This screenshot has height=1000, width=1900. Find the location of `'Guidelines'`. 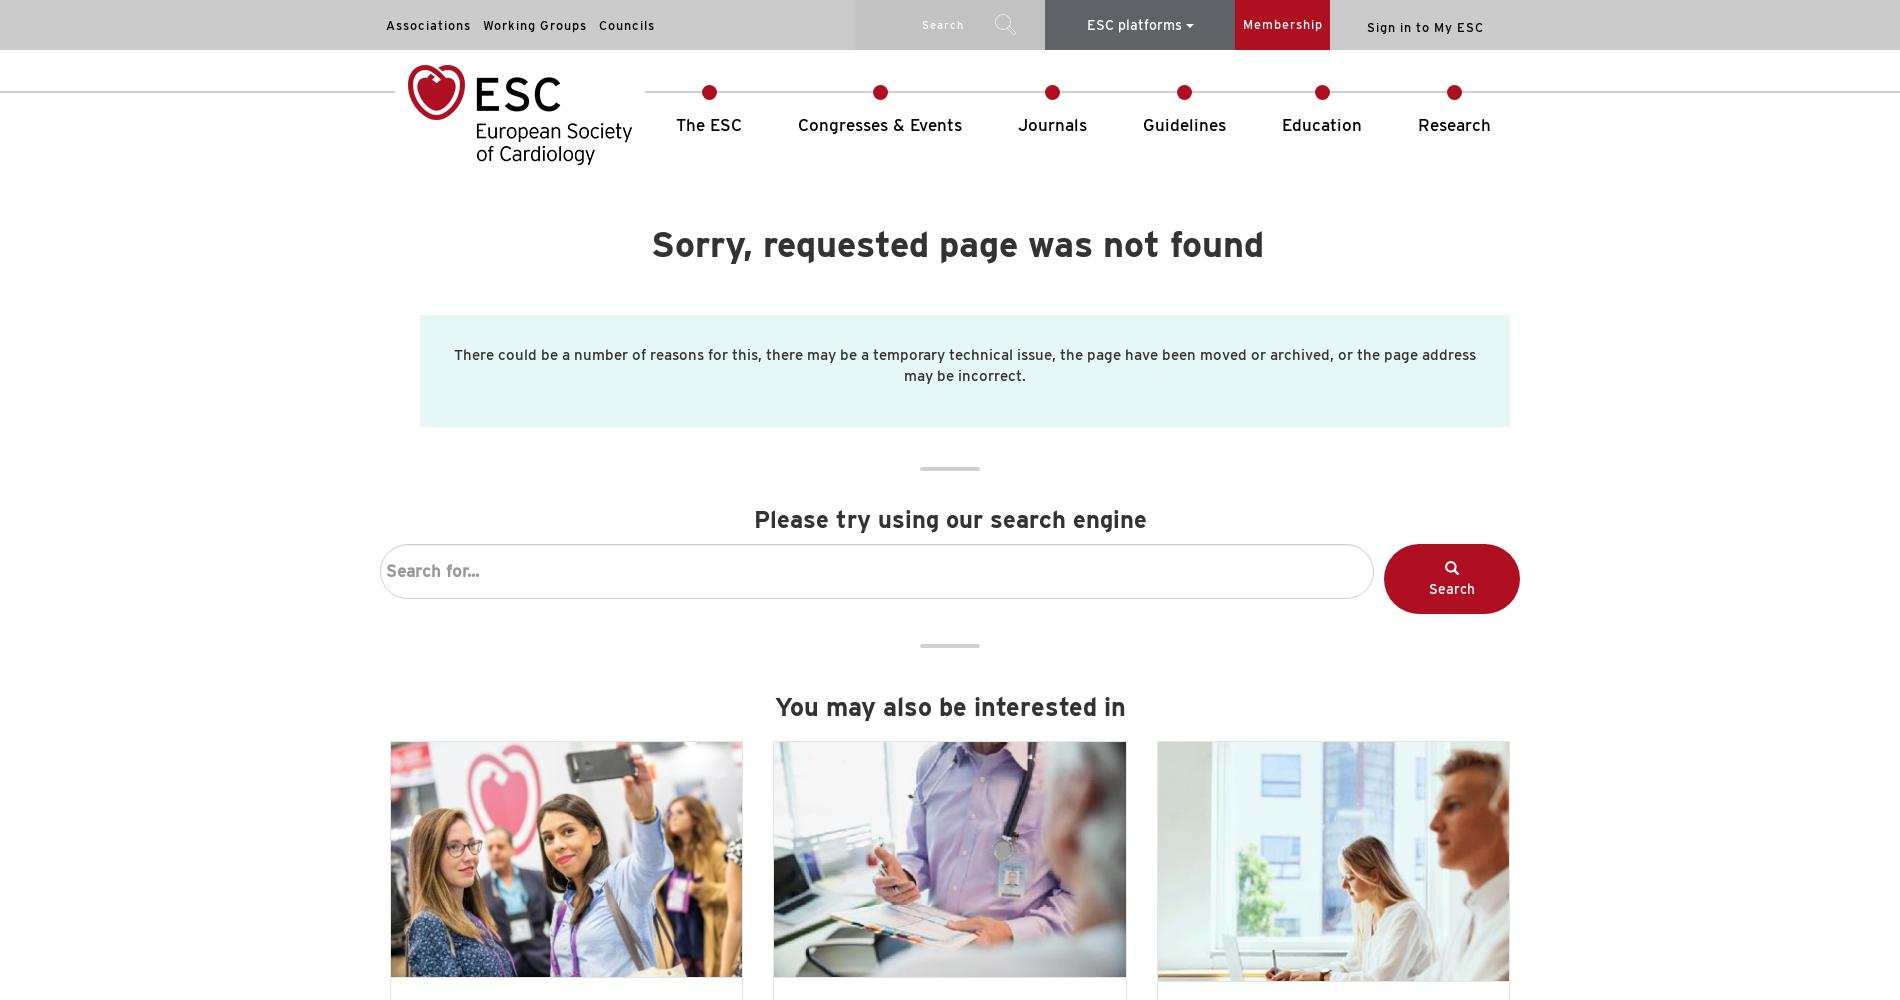

'Guidelines' is located at coordinates (1184, 125).